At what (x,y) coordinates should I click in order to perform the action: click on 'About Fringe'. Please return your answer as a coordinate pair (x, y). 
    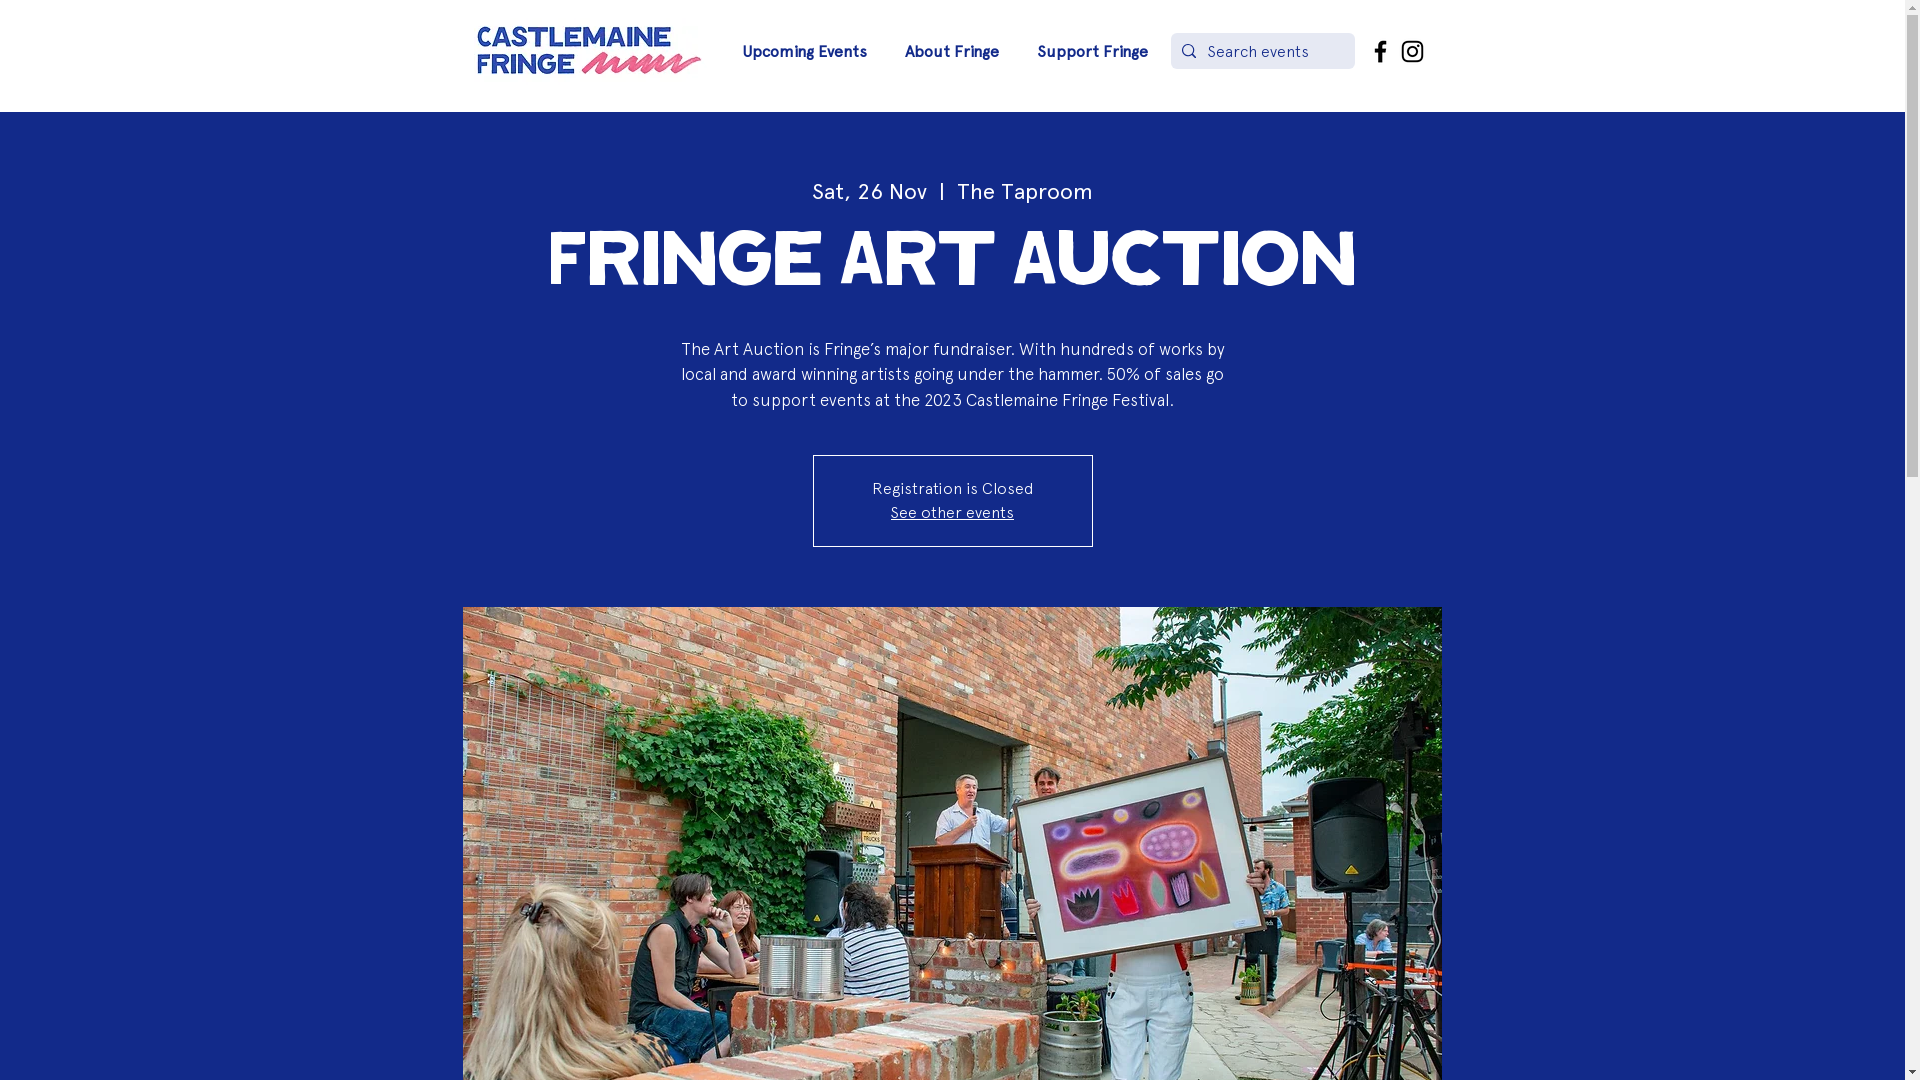
    Looking at the image, I should click on (946, 50).